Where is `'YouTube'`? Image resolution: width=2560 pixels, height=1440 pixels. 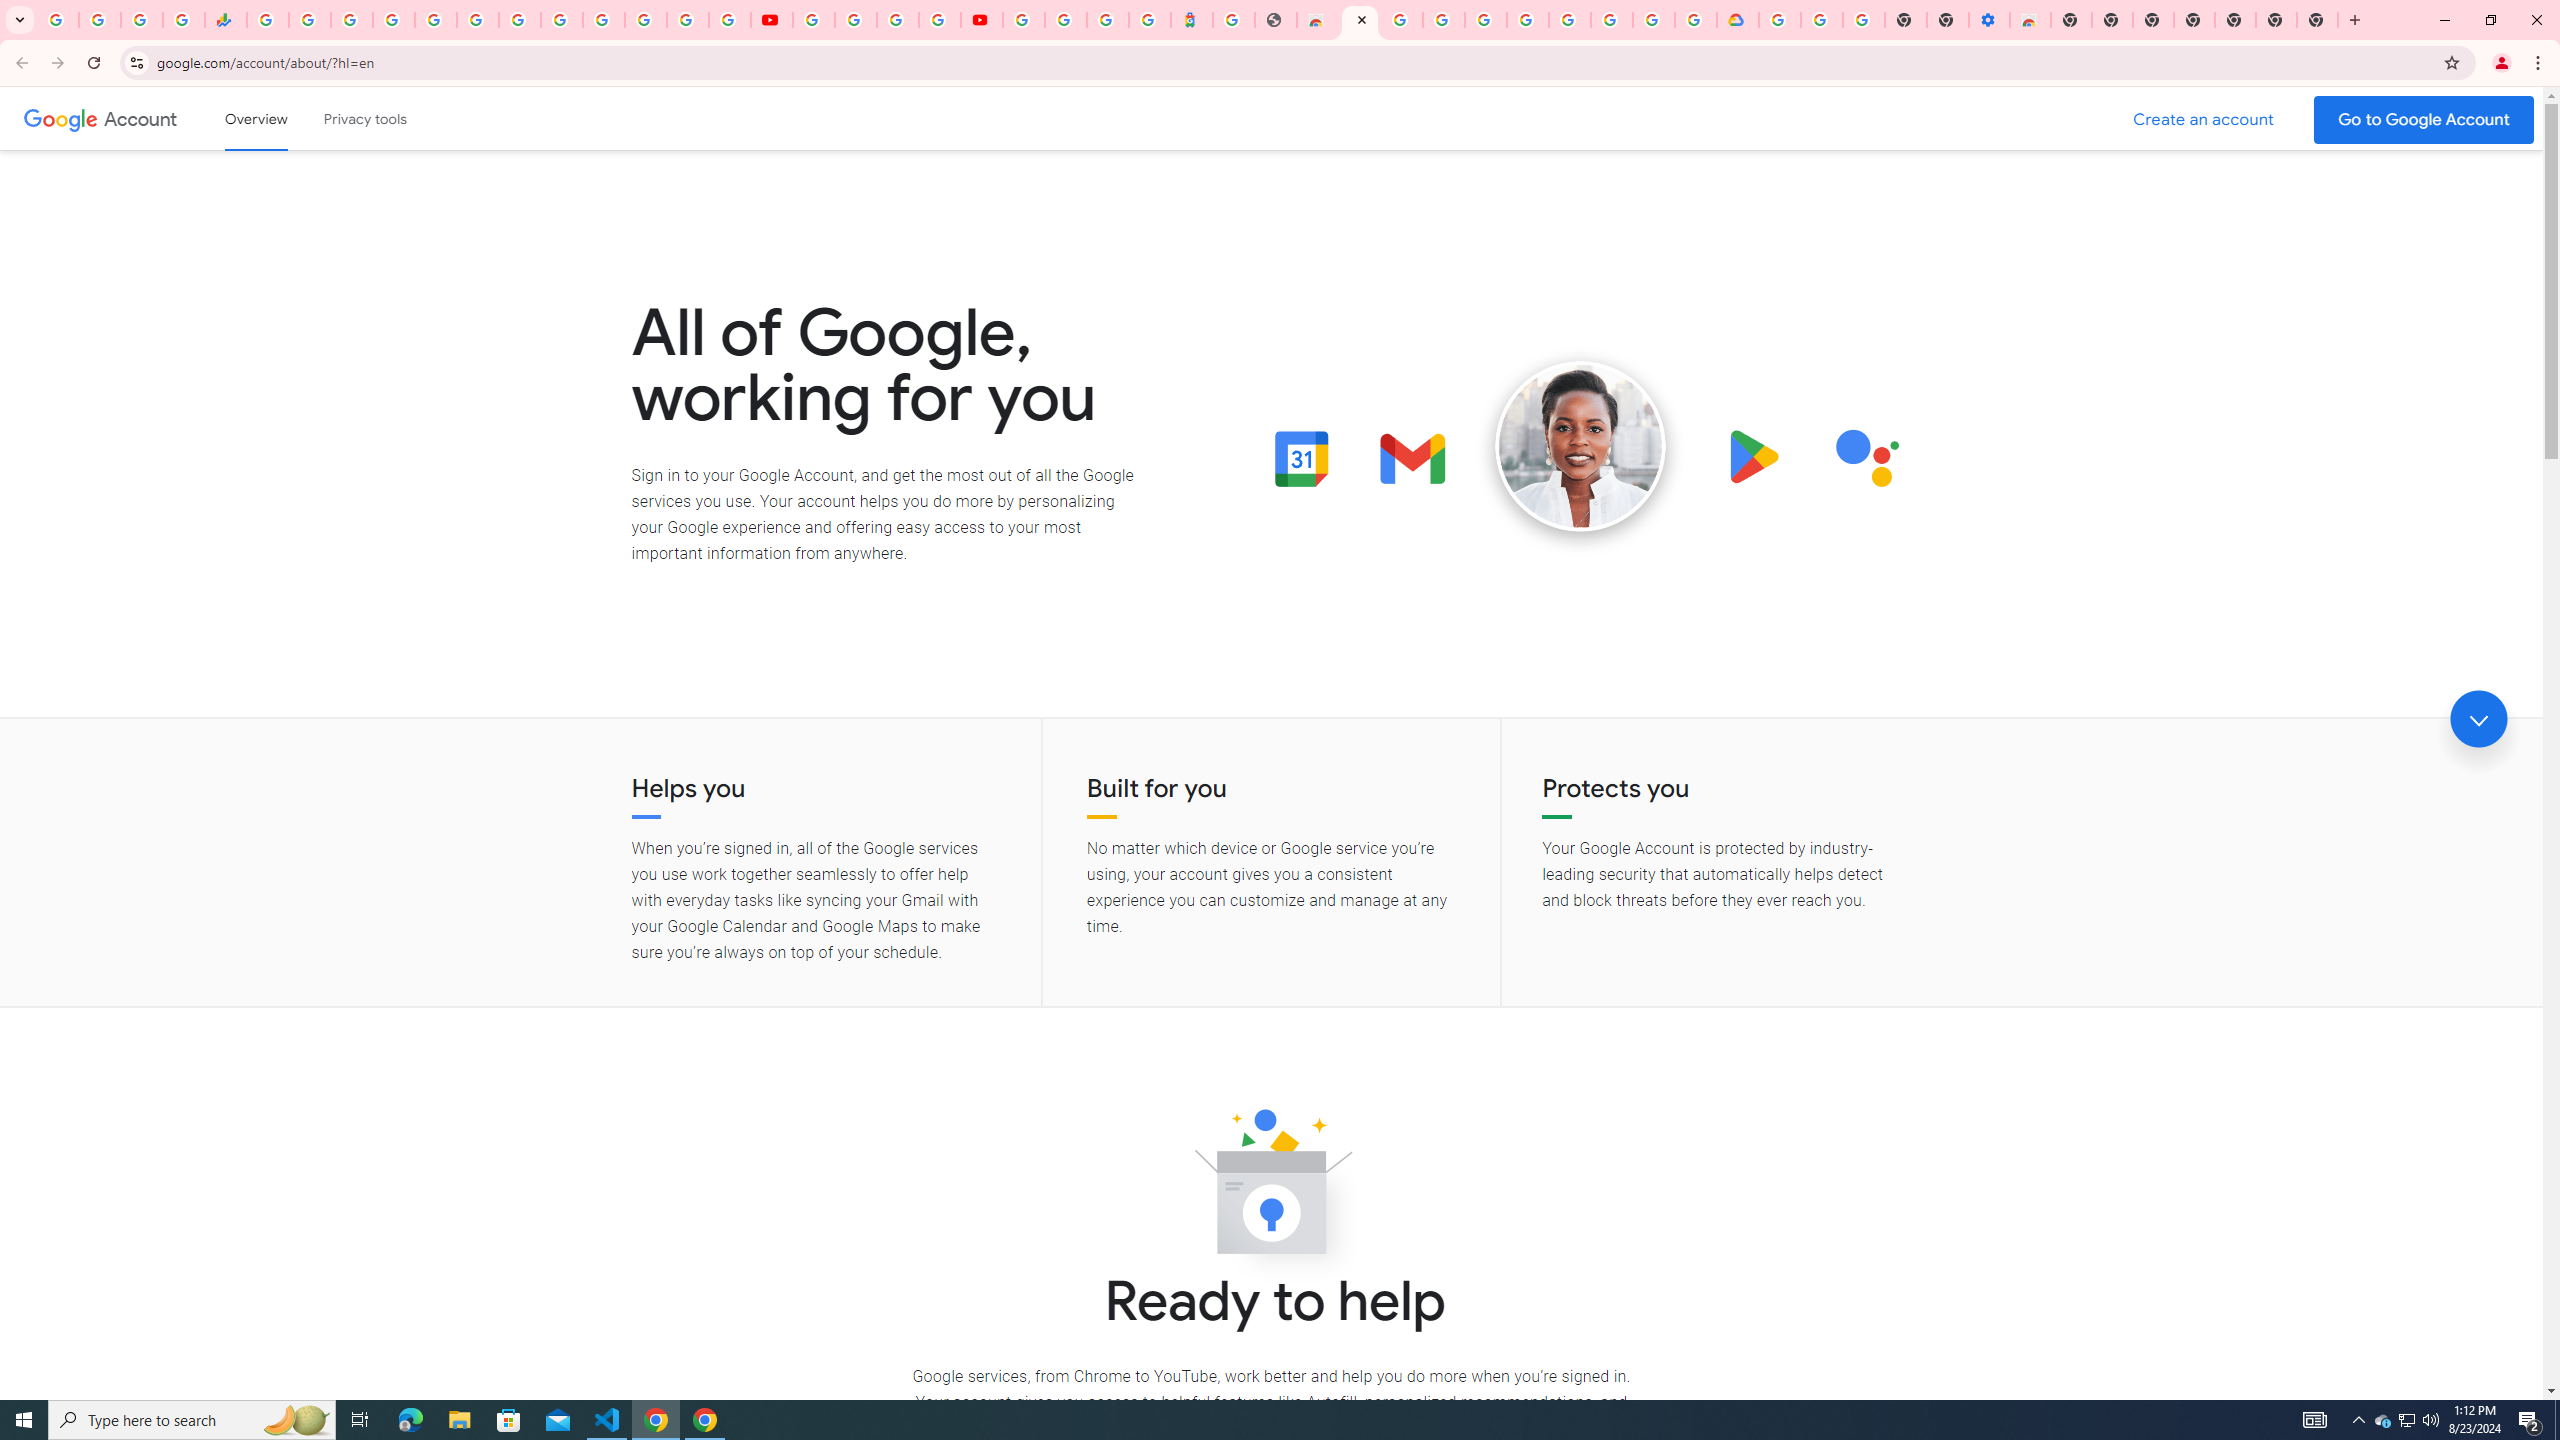 'YouTube' is located at coordinates (814, 19).